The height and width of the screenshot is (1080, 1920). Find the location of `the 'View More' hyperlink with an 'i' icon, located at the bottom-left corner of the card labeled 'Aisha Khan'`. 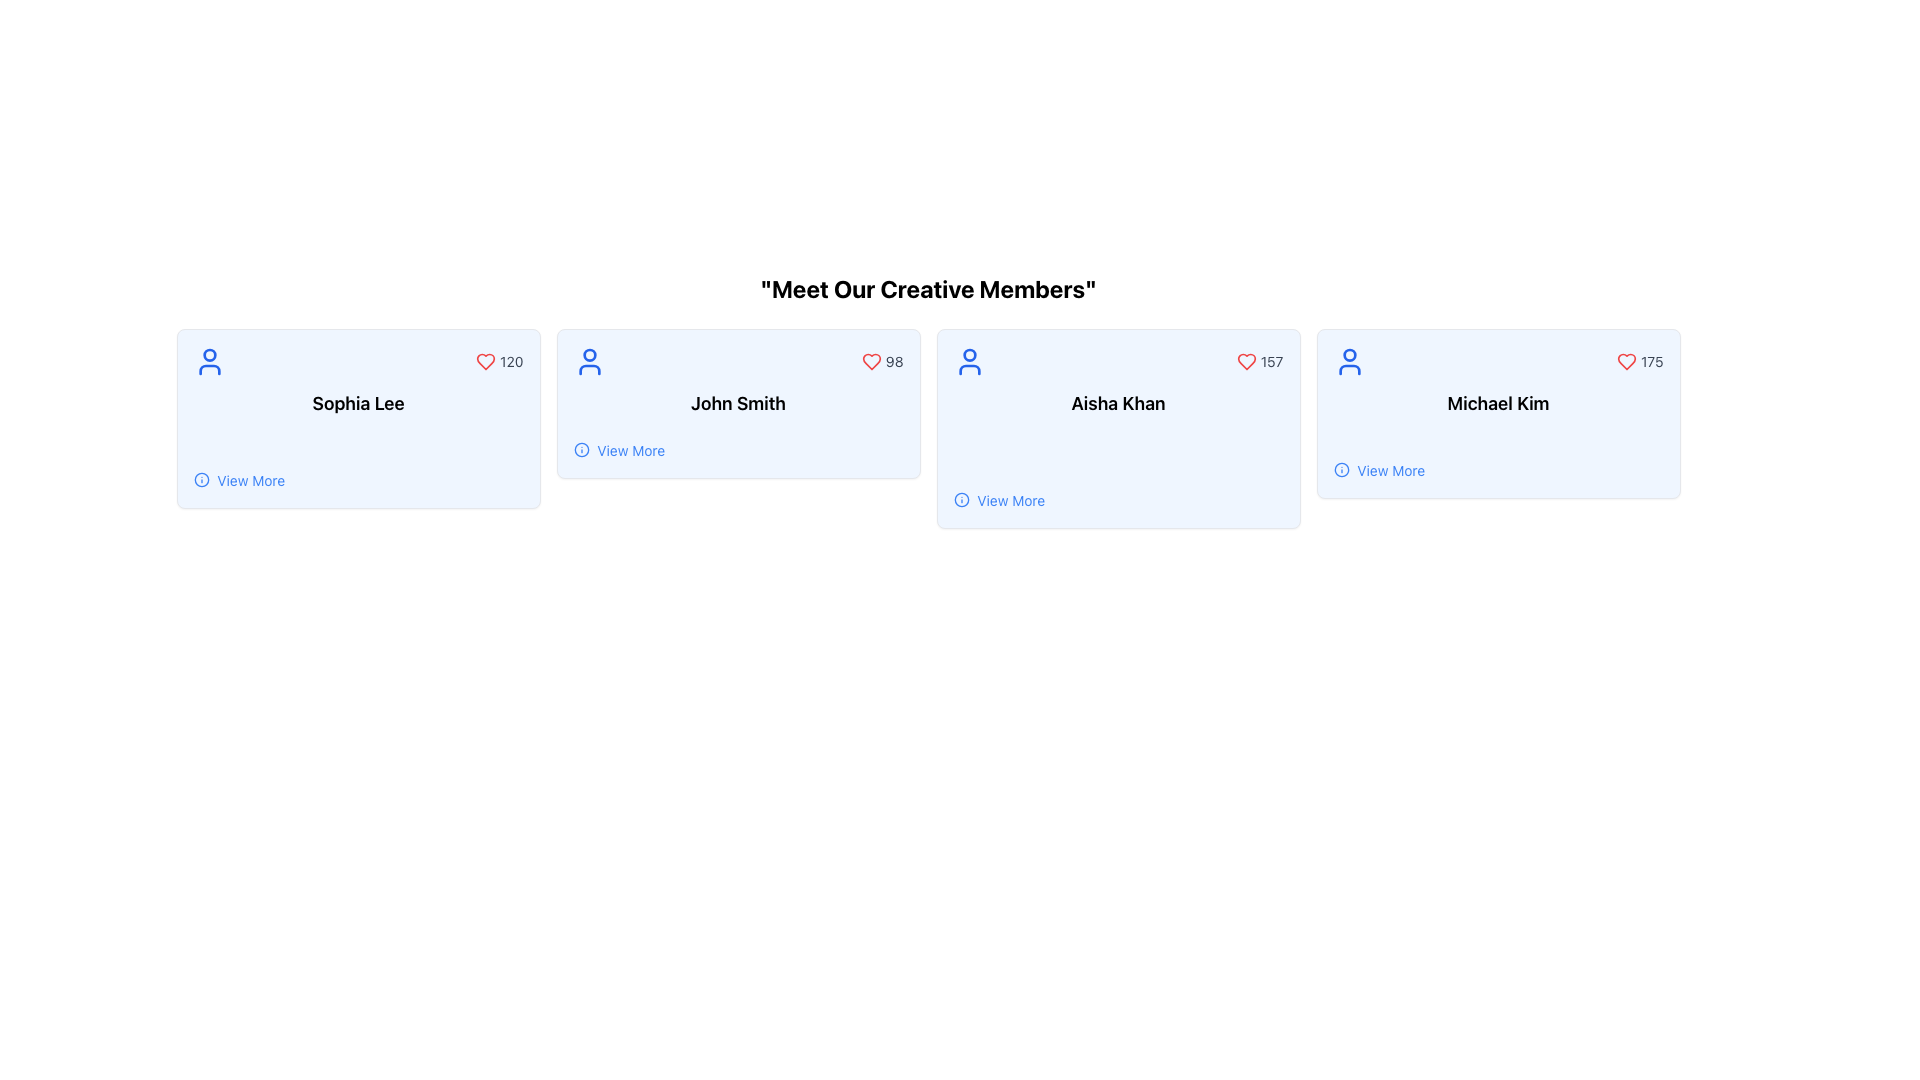

the 'View More' hyperlink with an 'i' icon, located at the bottom-left corner of the card labeled 'Aisha Khan' is located at coordinates (999, 499).